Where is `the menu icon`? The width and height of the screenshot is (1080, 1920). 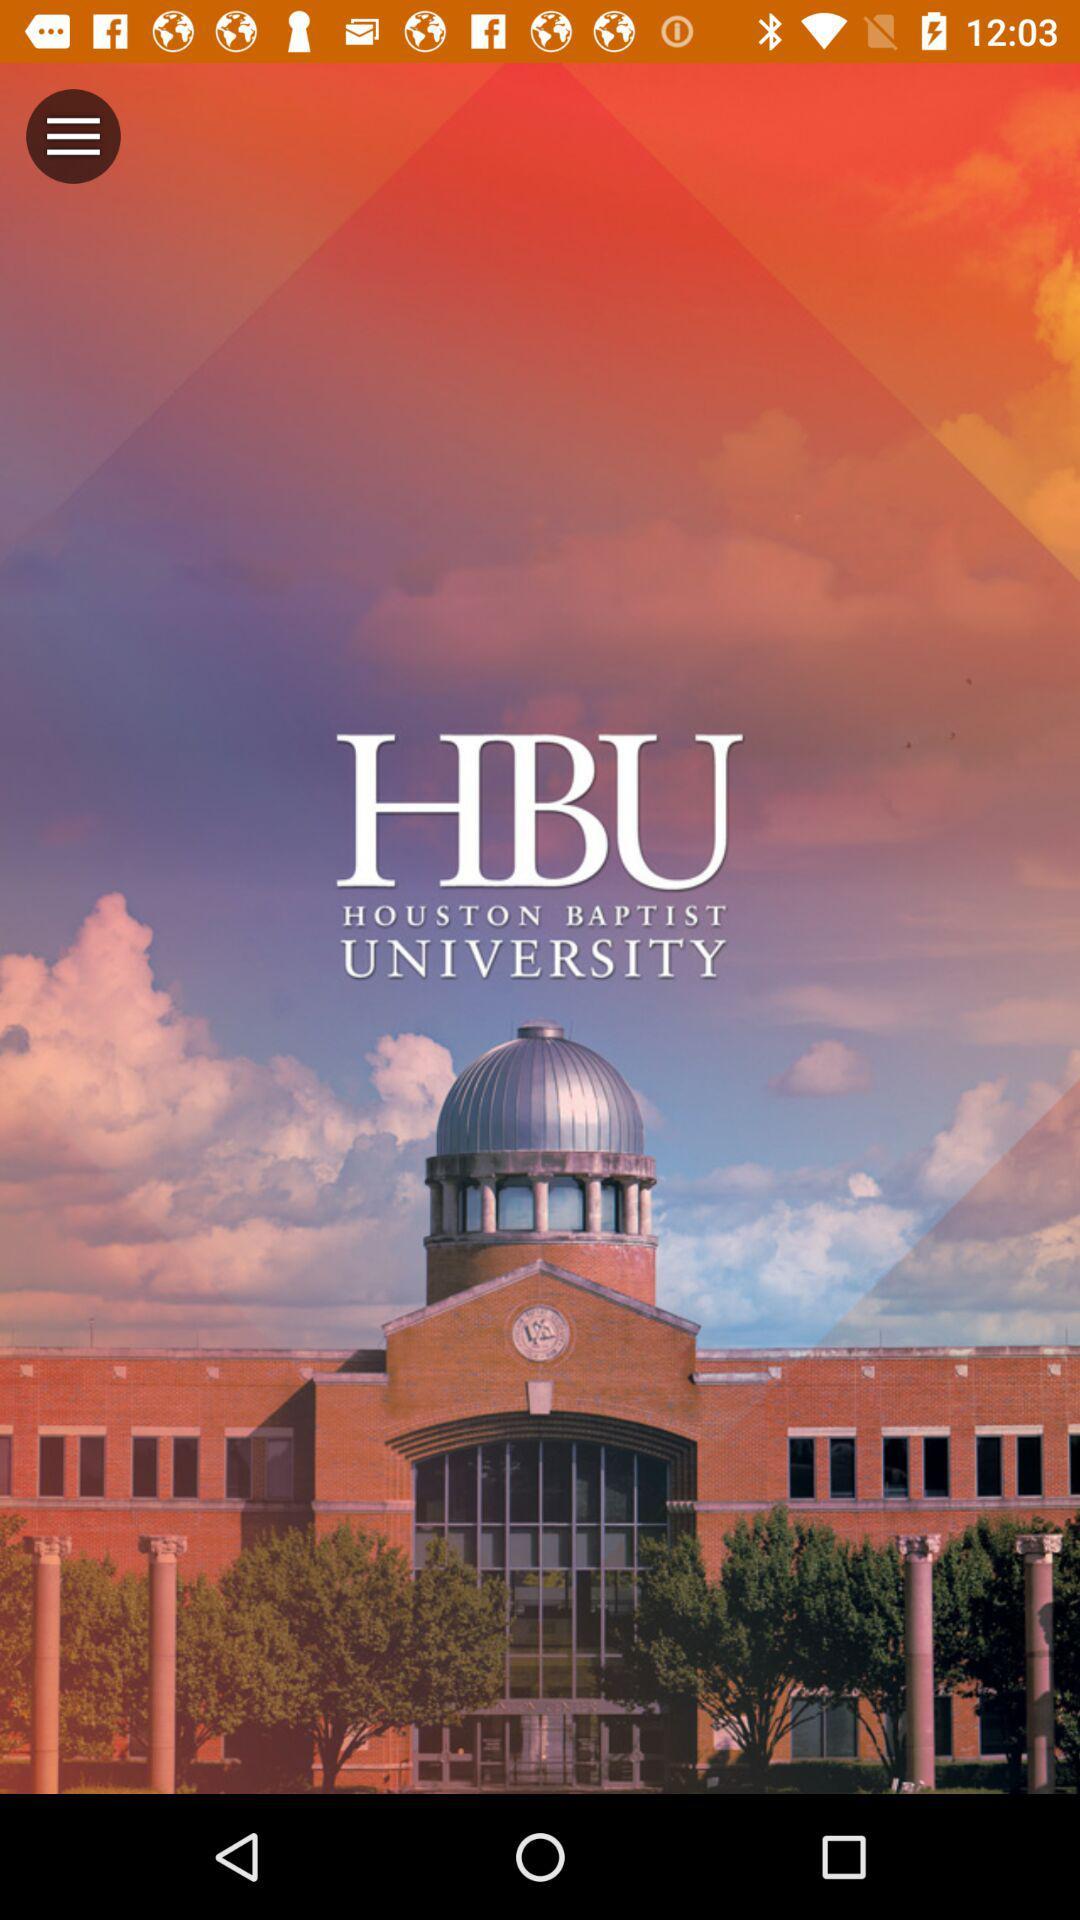 the menu icon is located at coordinates (72, 135).